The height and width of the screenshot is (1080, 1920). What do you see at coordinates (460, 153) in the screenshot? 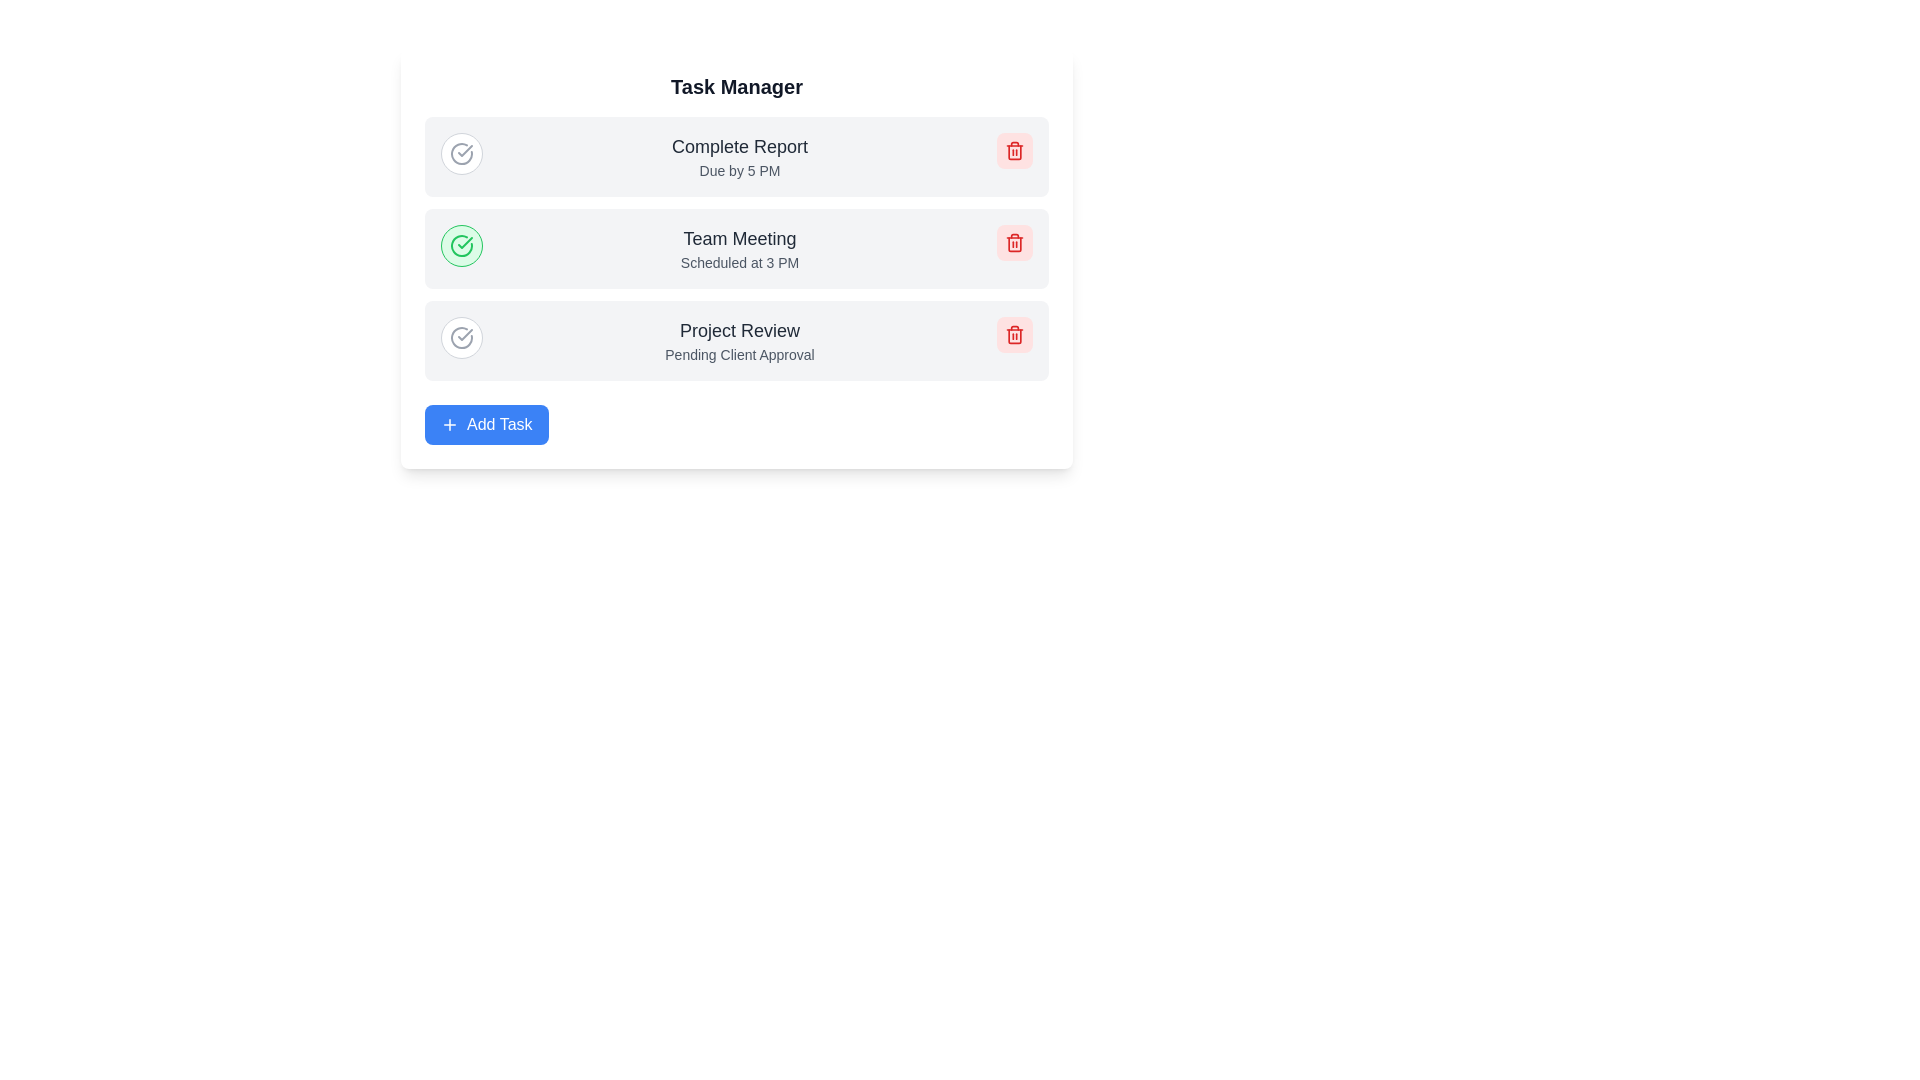
I see `the circular button/icon located to the left of the 'Complete Report' task entry` at bounding box center [460, 153].